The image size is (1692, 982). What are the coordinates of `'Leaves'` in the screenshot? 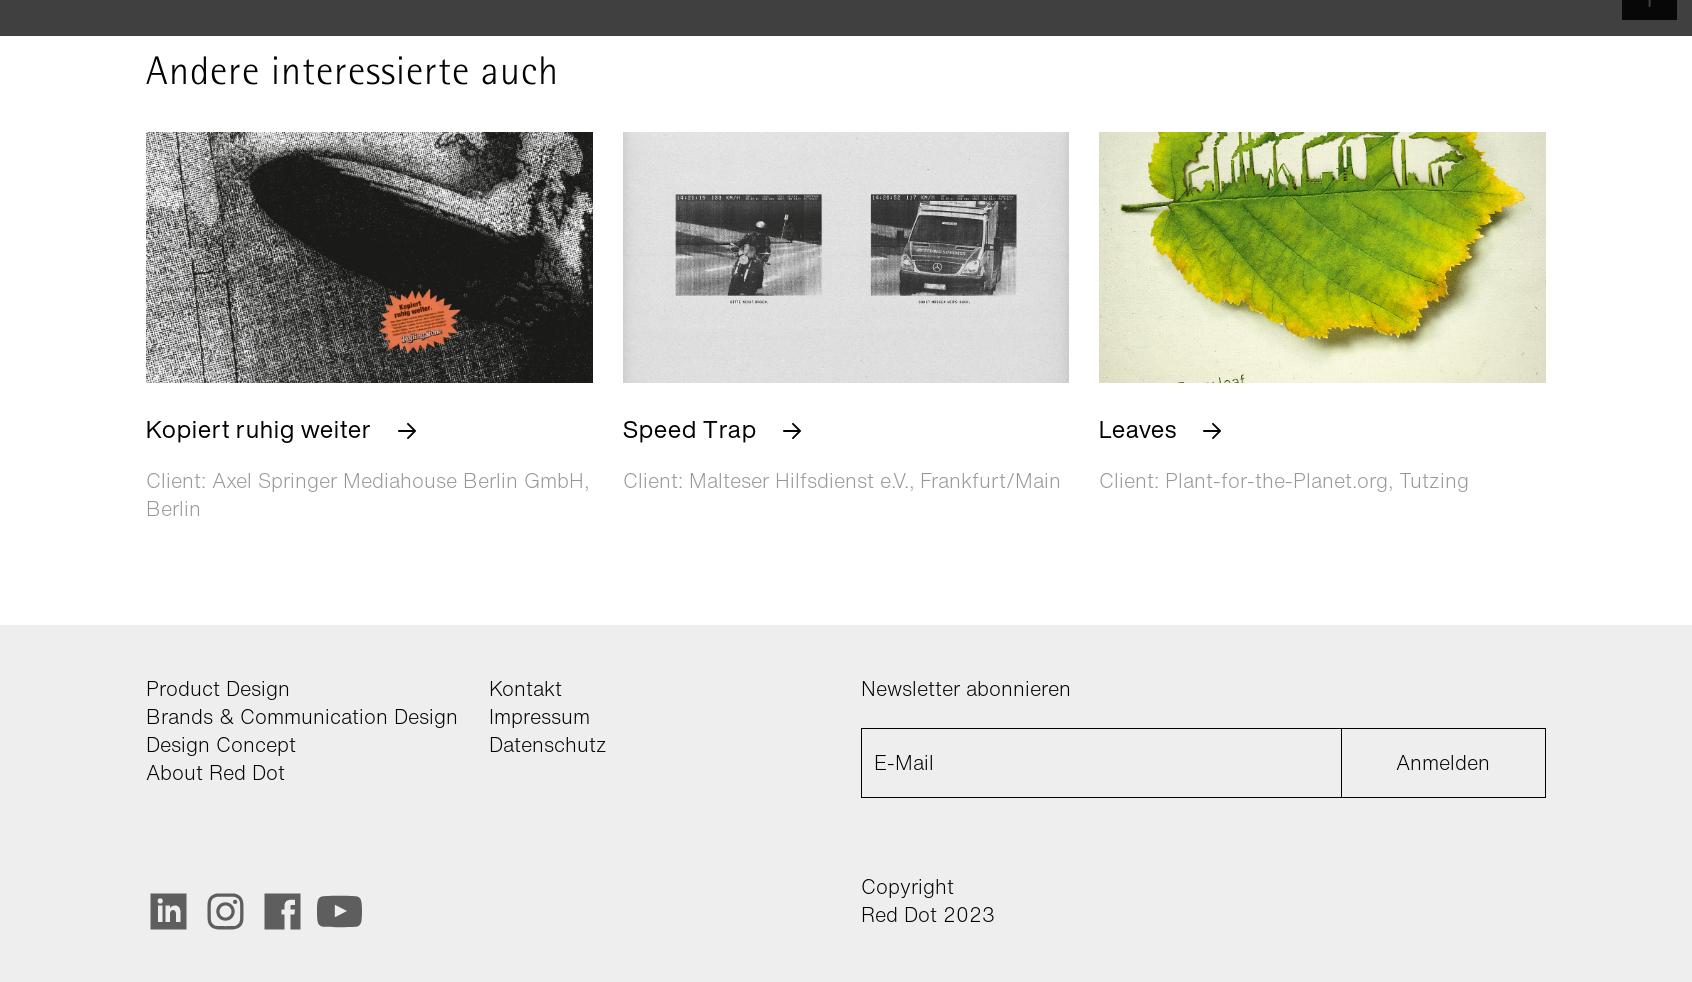 It's located at (1139, 429).